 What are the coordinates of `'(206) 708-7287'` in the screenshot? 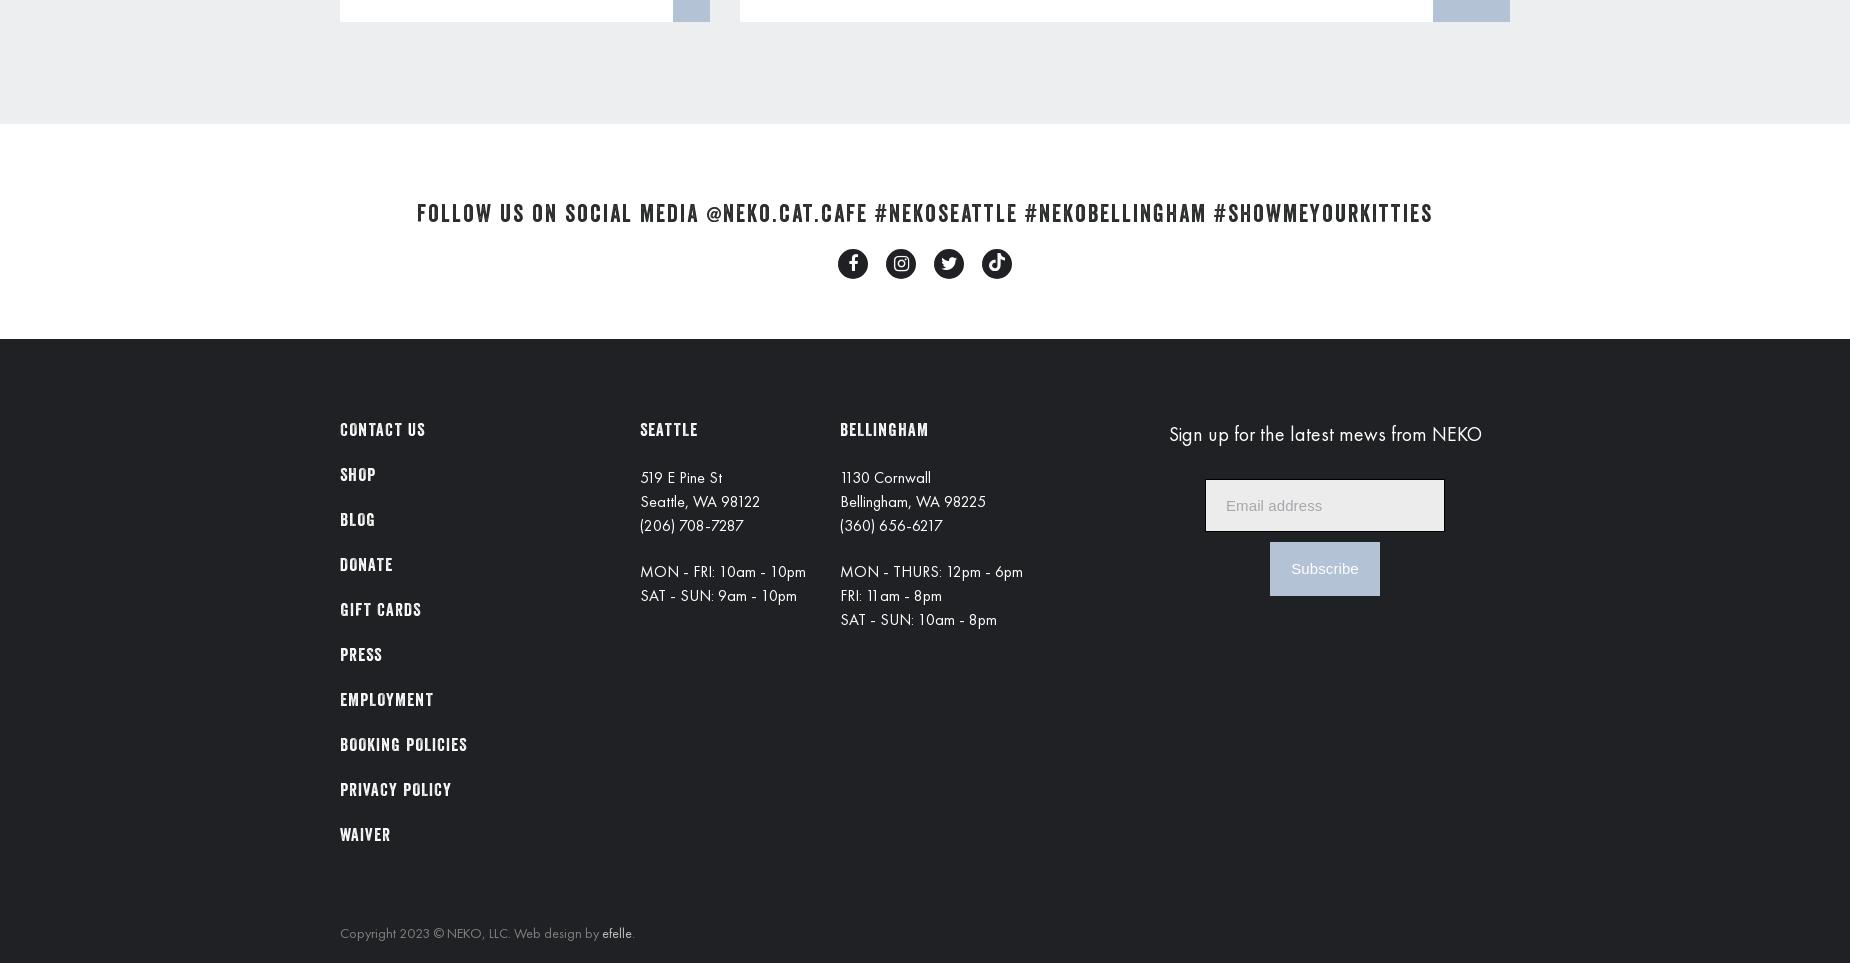 It's located at (692, 524).